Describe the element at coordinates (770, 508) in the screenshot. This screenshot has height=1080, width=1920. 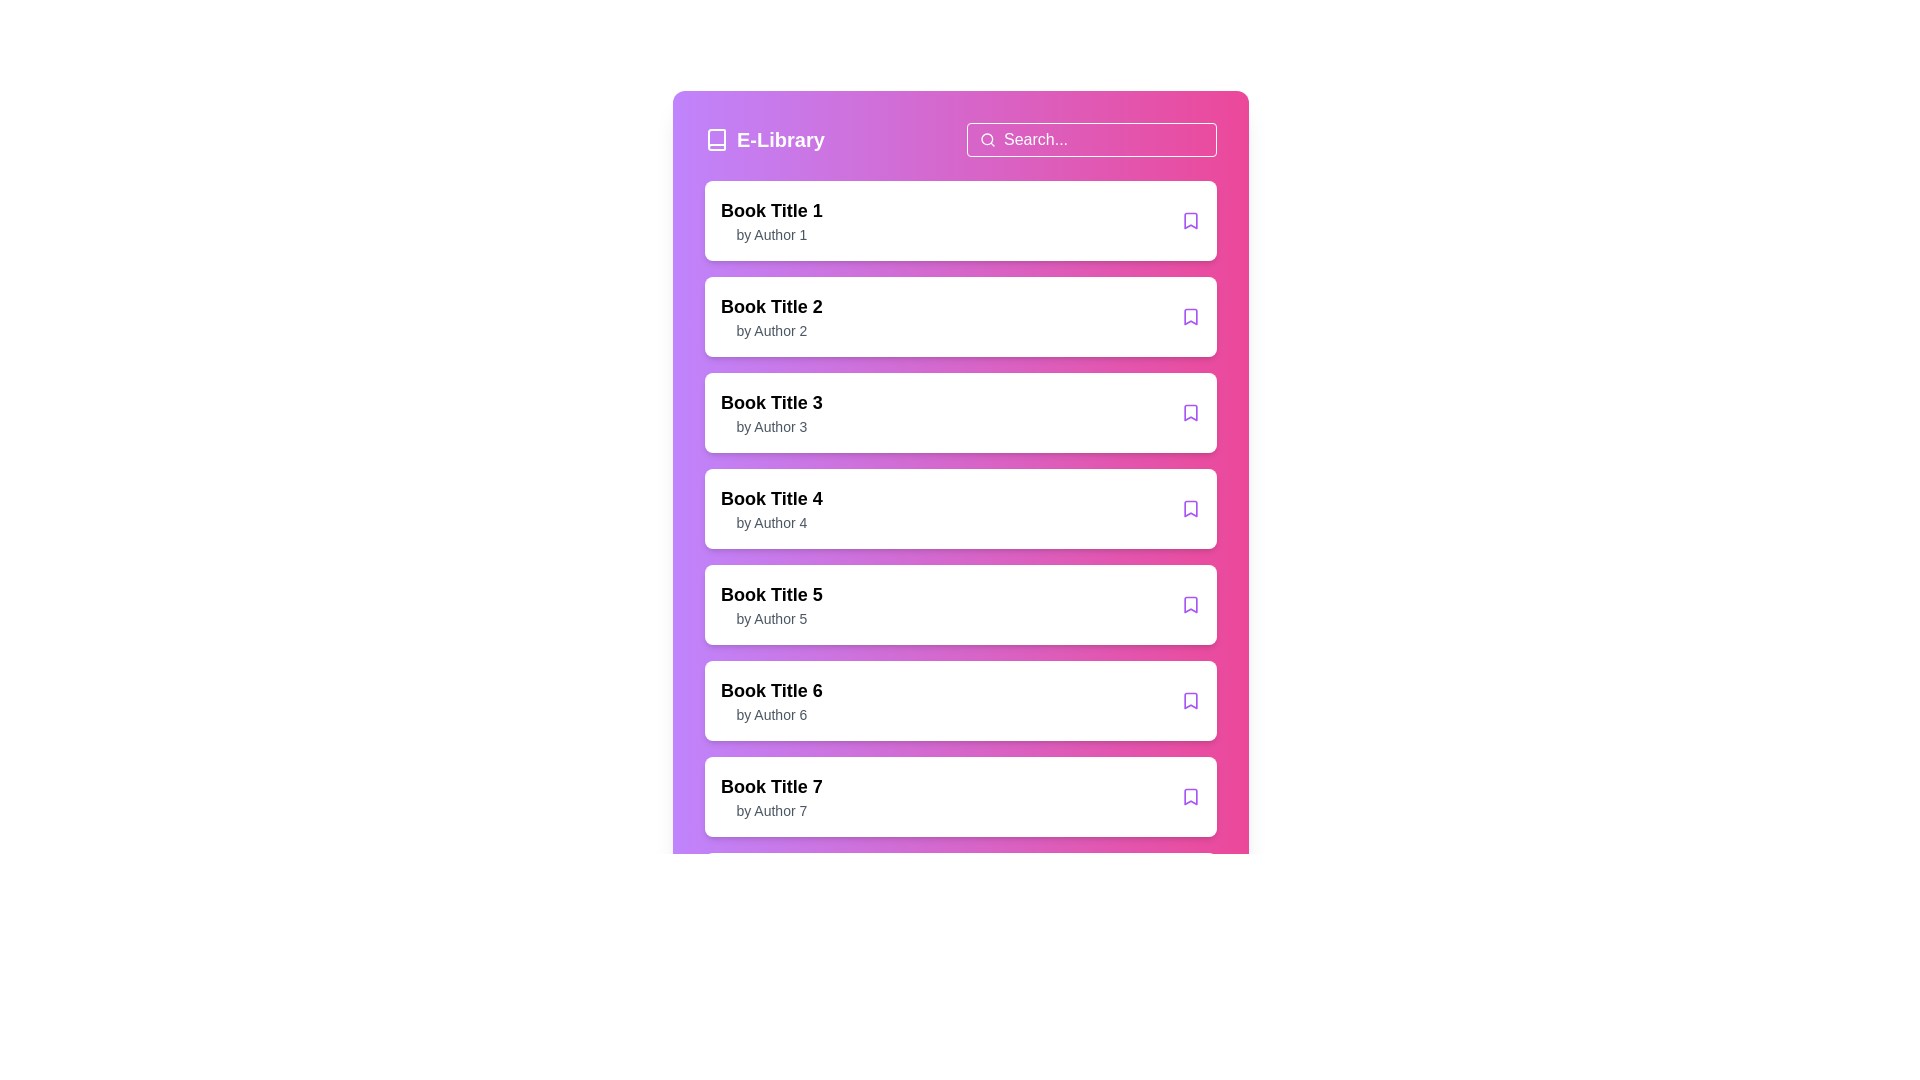
I see `the text display element representing 'Book Title 4'` at that location.